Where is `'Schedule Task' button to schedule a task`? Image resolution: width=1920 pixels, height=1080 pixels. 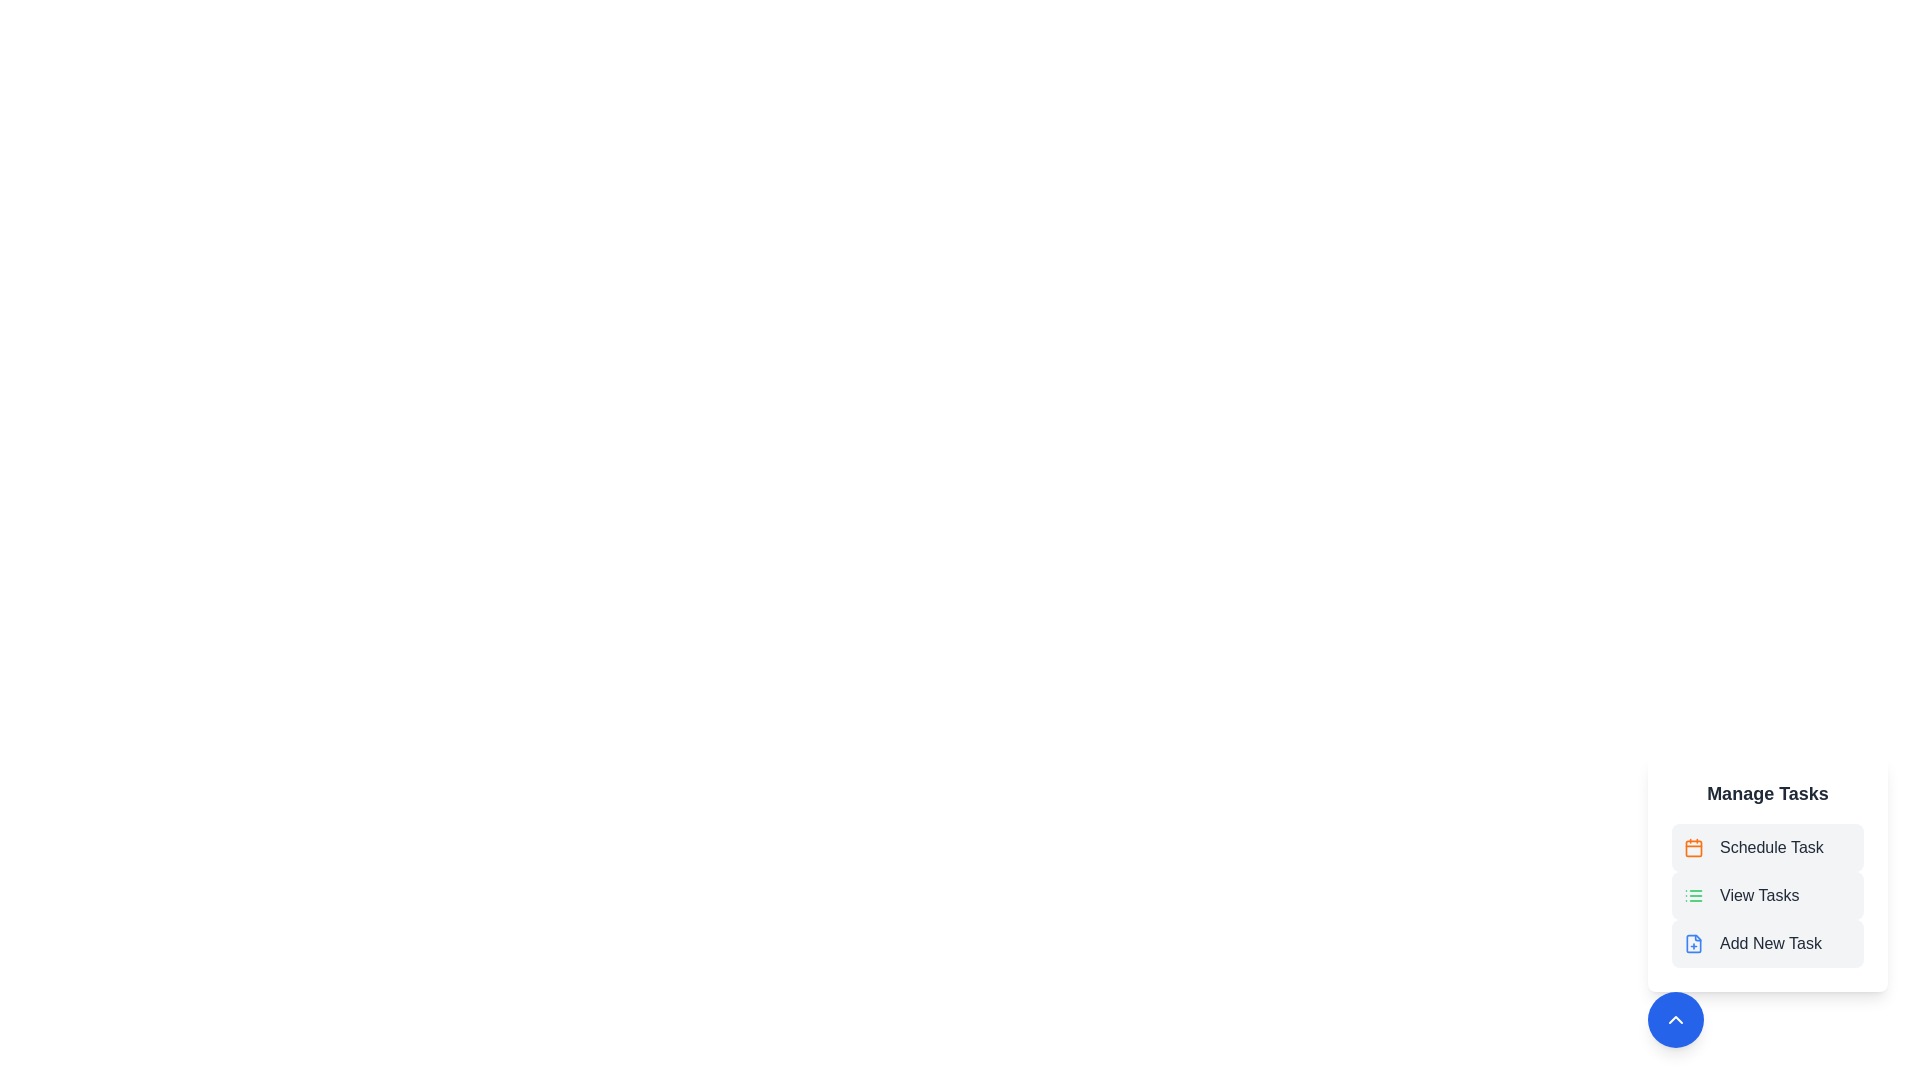 'Schedule Task' button to schedule a task is located at coordinates (1767, 848).